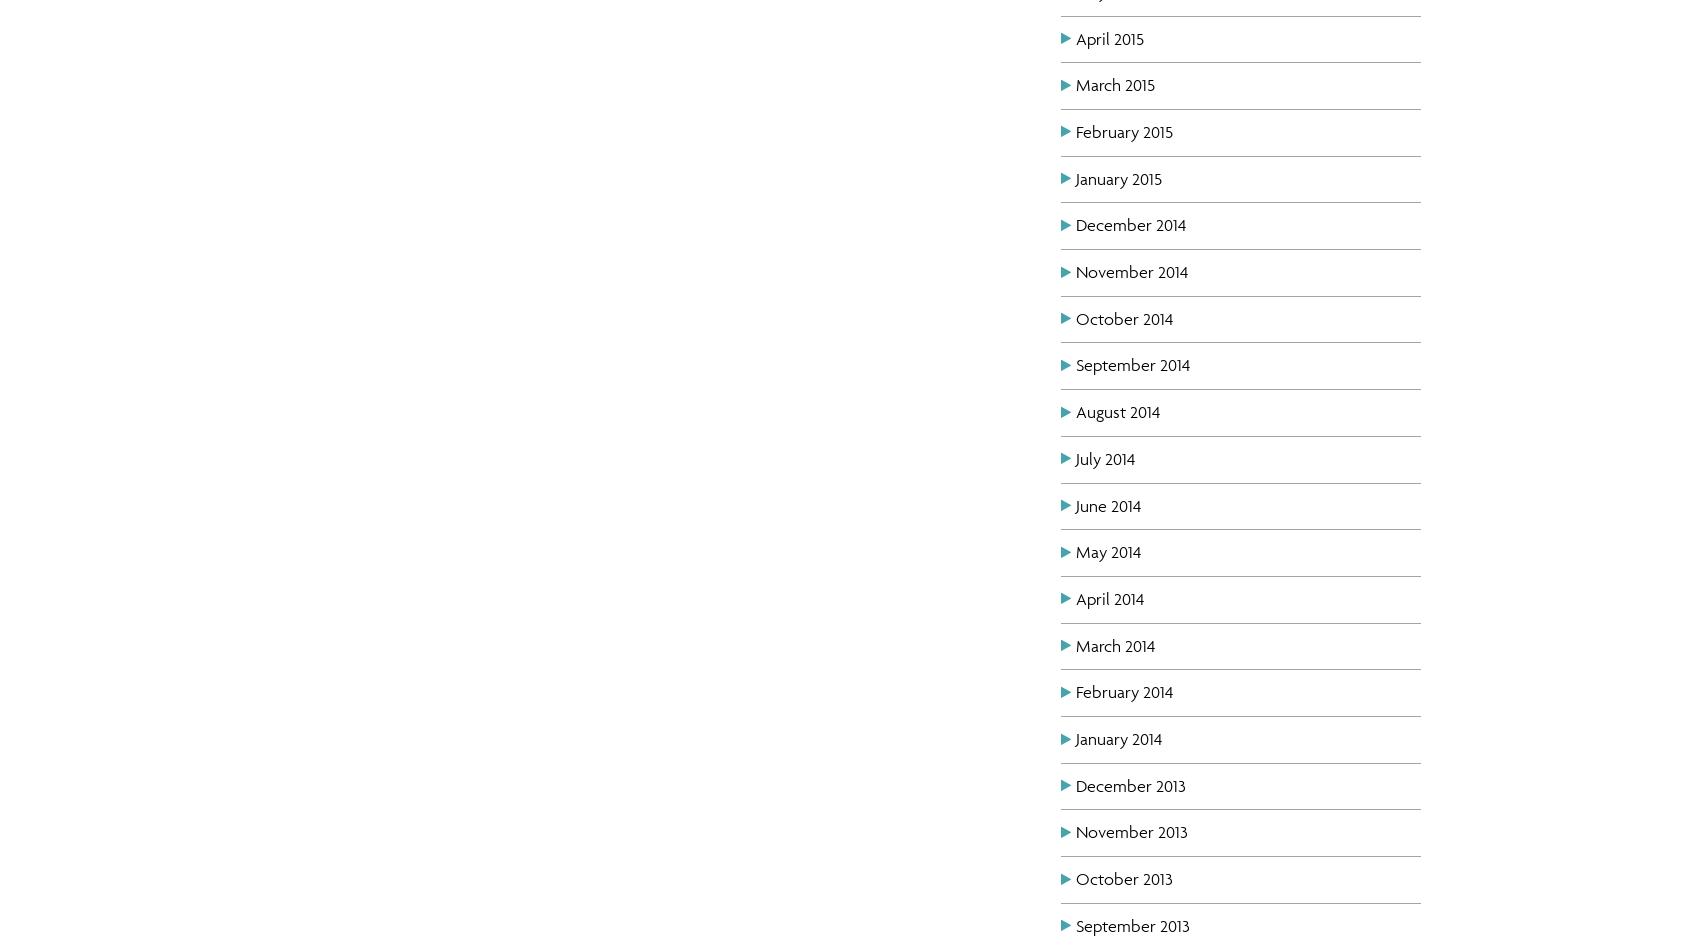 The width and height of the screenshot is (1702, 945). Describe the element at coordinates (1075, 363) in the screenshot. I see `'September 2014'` at that location.